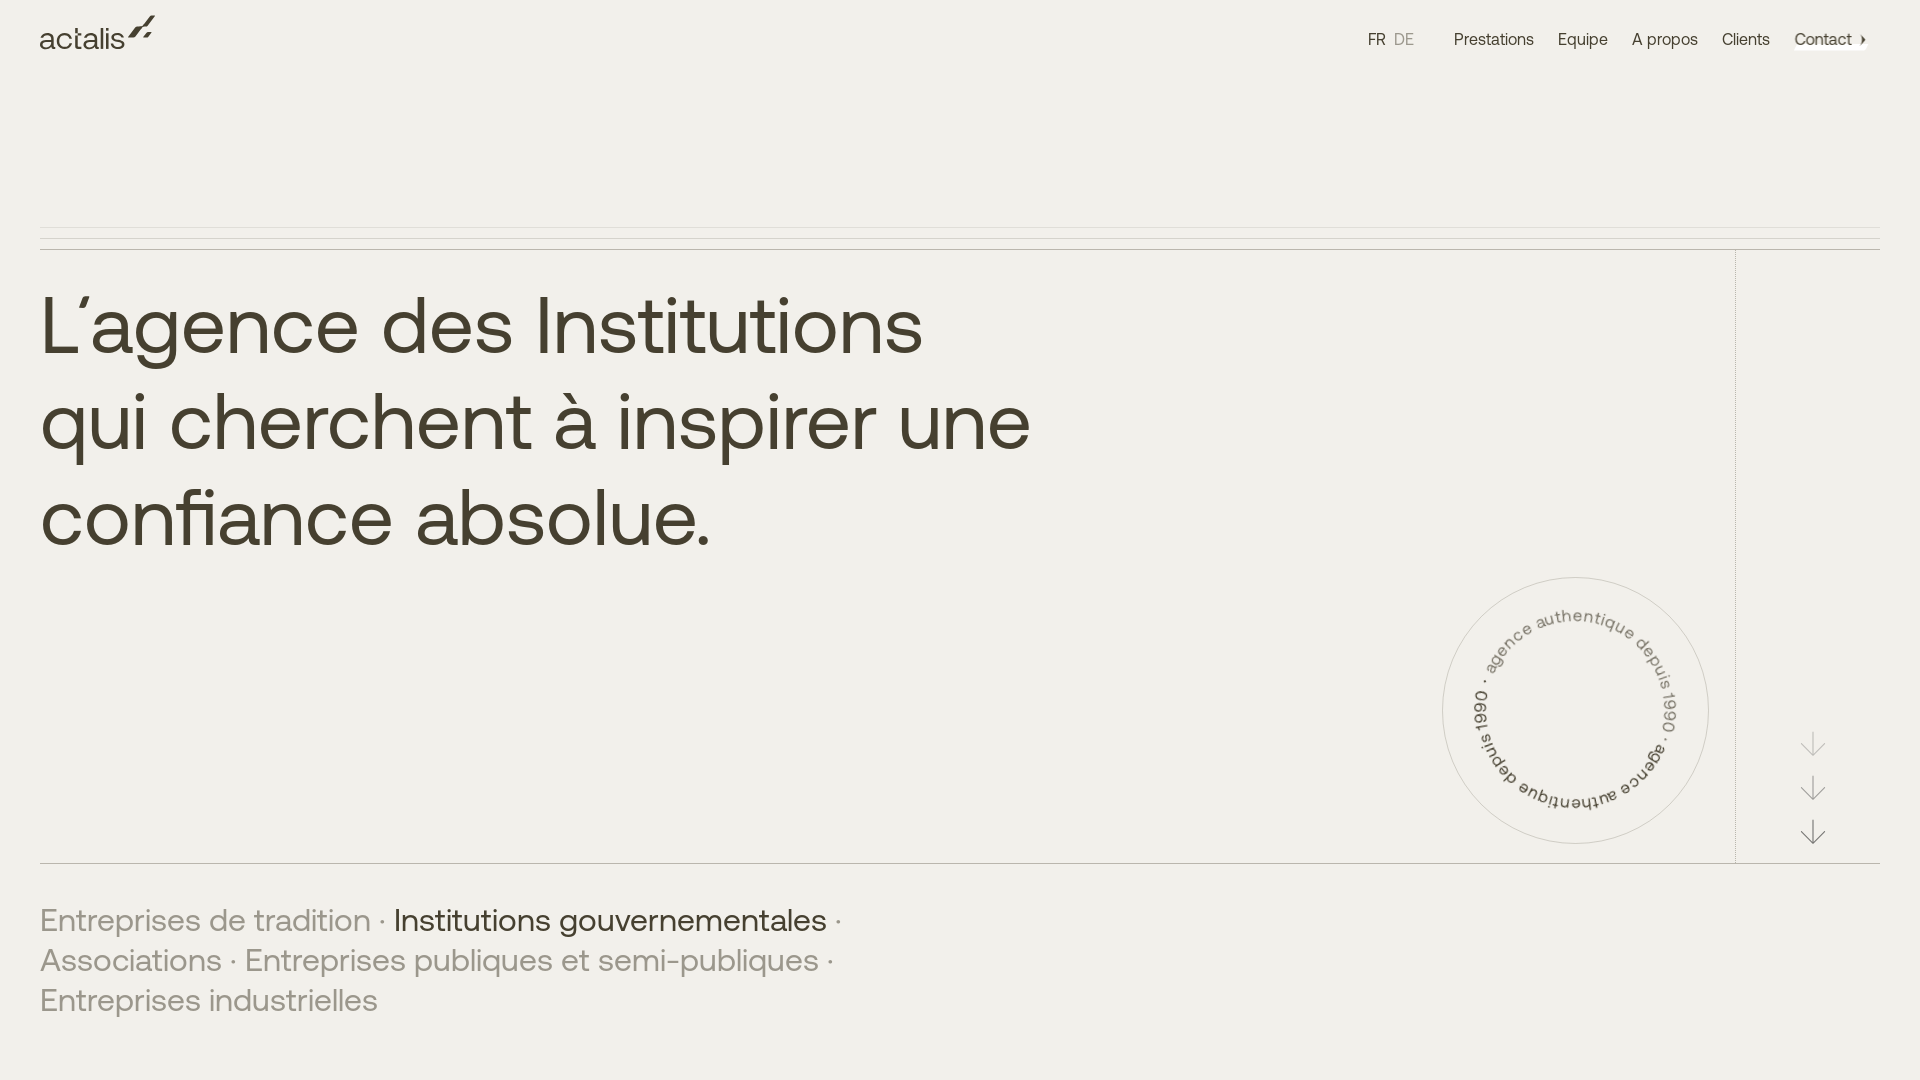 Image resolution: width=1920 pixels, height=1080 pixels. I want to click on 'Contact', so click(1837, 39).